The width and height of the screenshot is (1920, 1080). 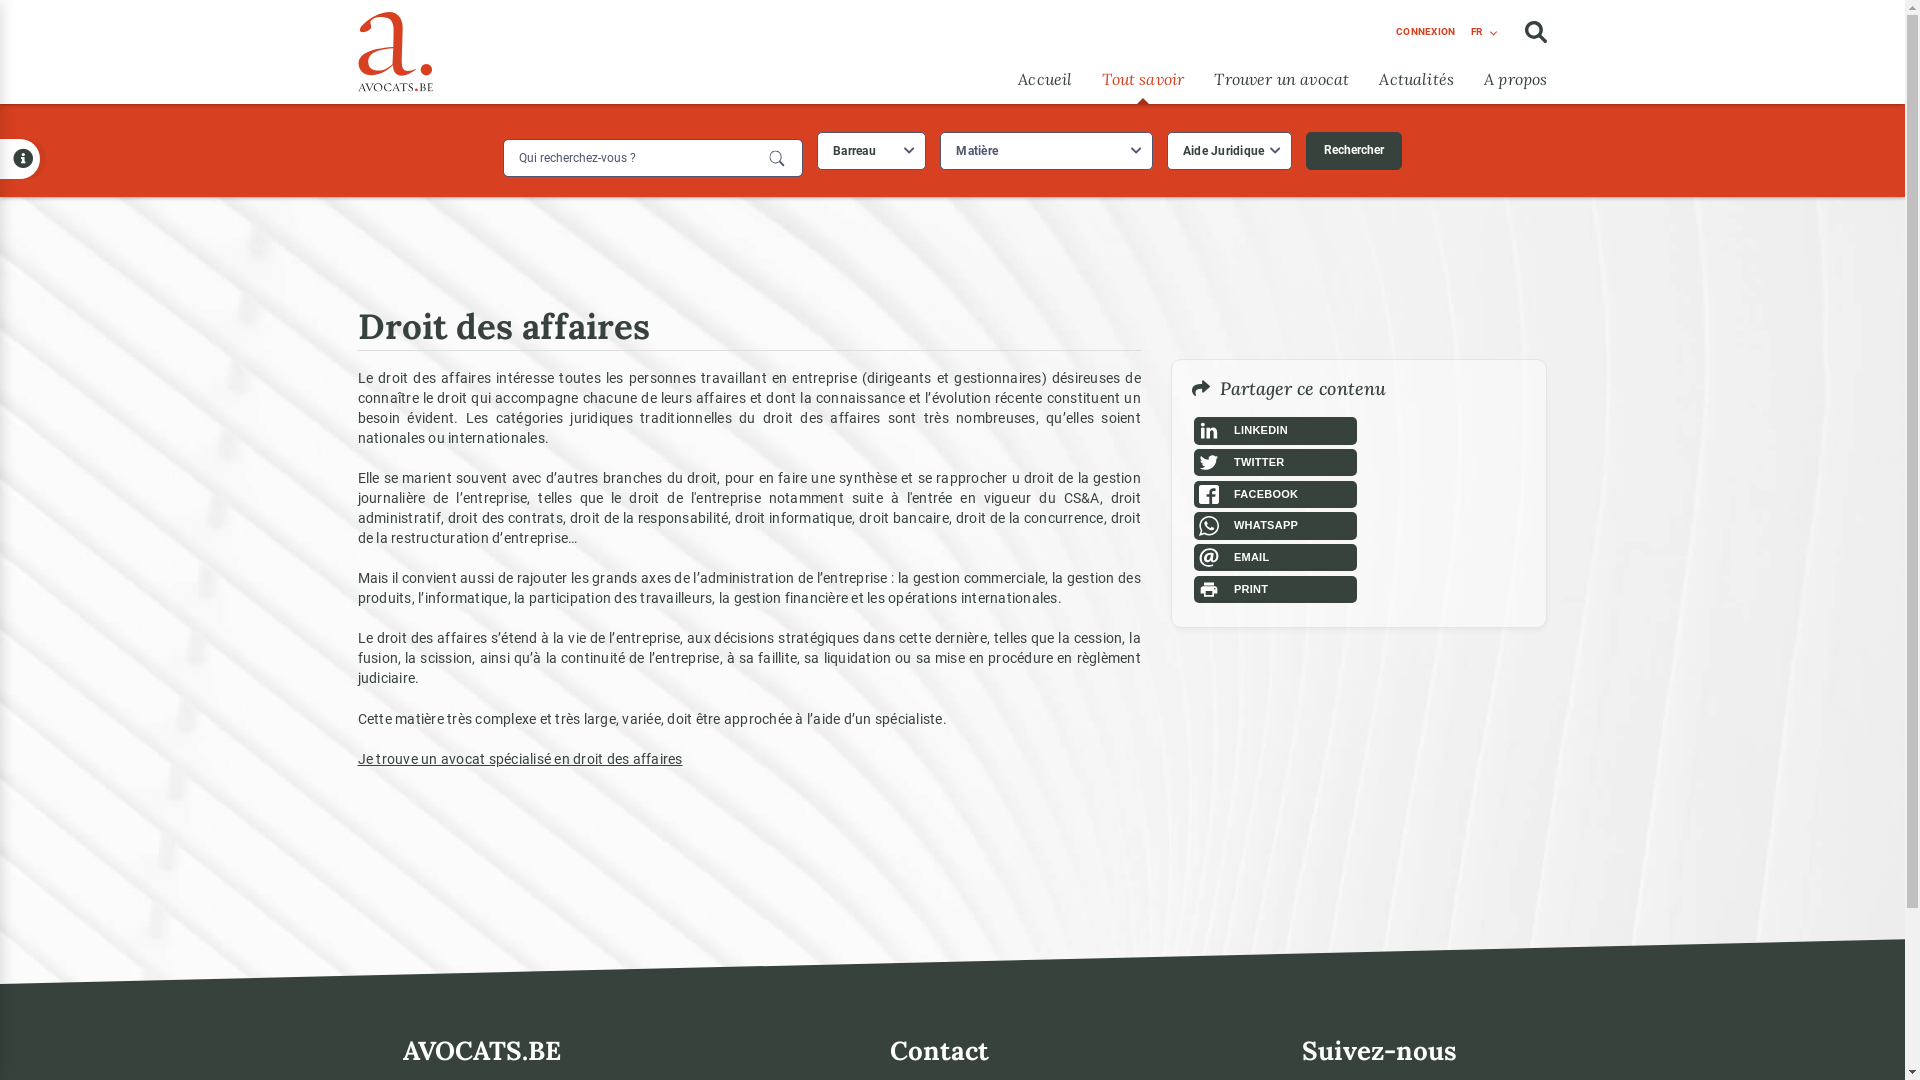 What do you see at coordinates (1353, 149) in the screenshot?
I see `'Rechercher'` at bounding box center [1353, 149].